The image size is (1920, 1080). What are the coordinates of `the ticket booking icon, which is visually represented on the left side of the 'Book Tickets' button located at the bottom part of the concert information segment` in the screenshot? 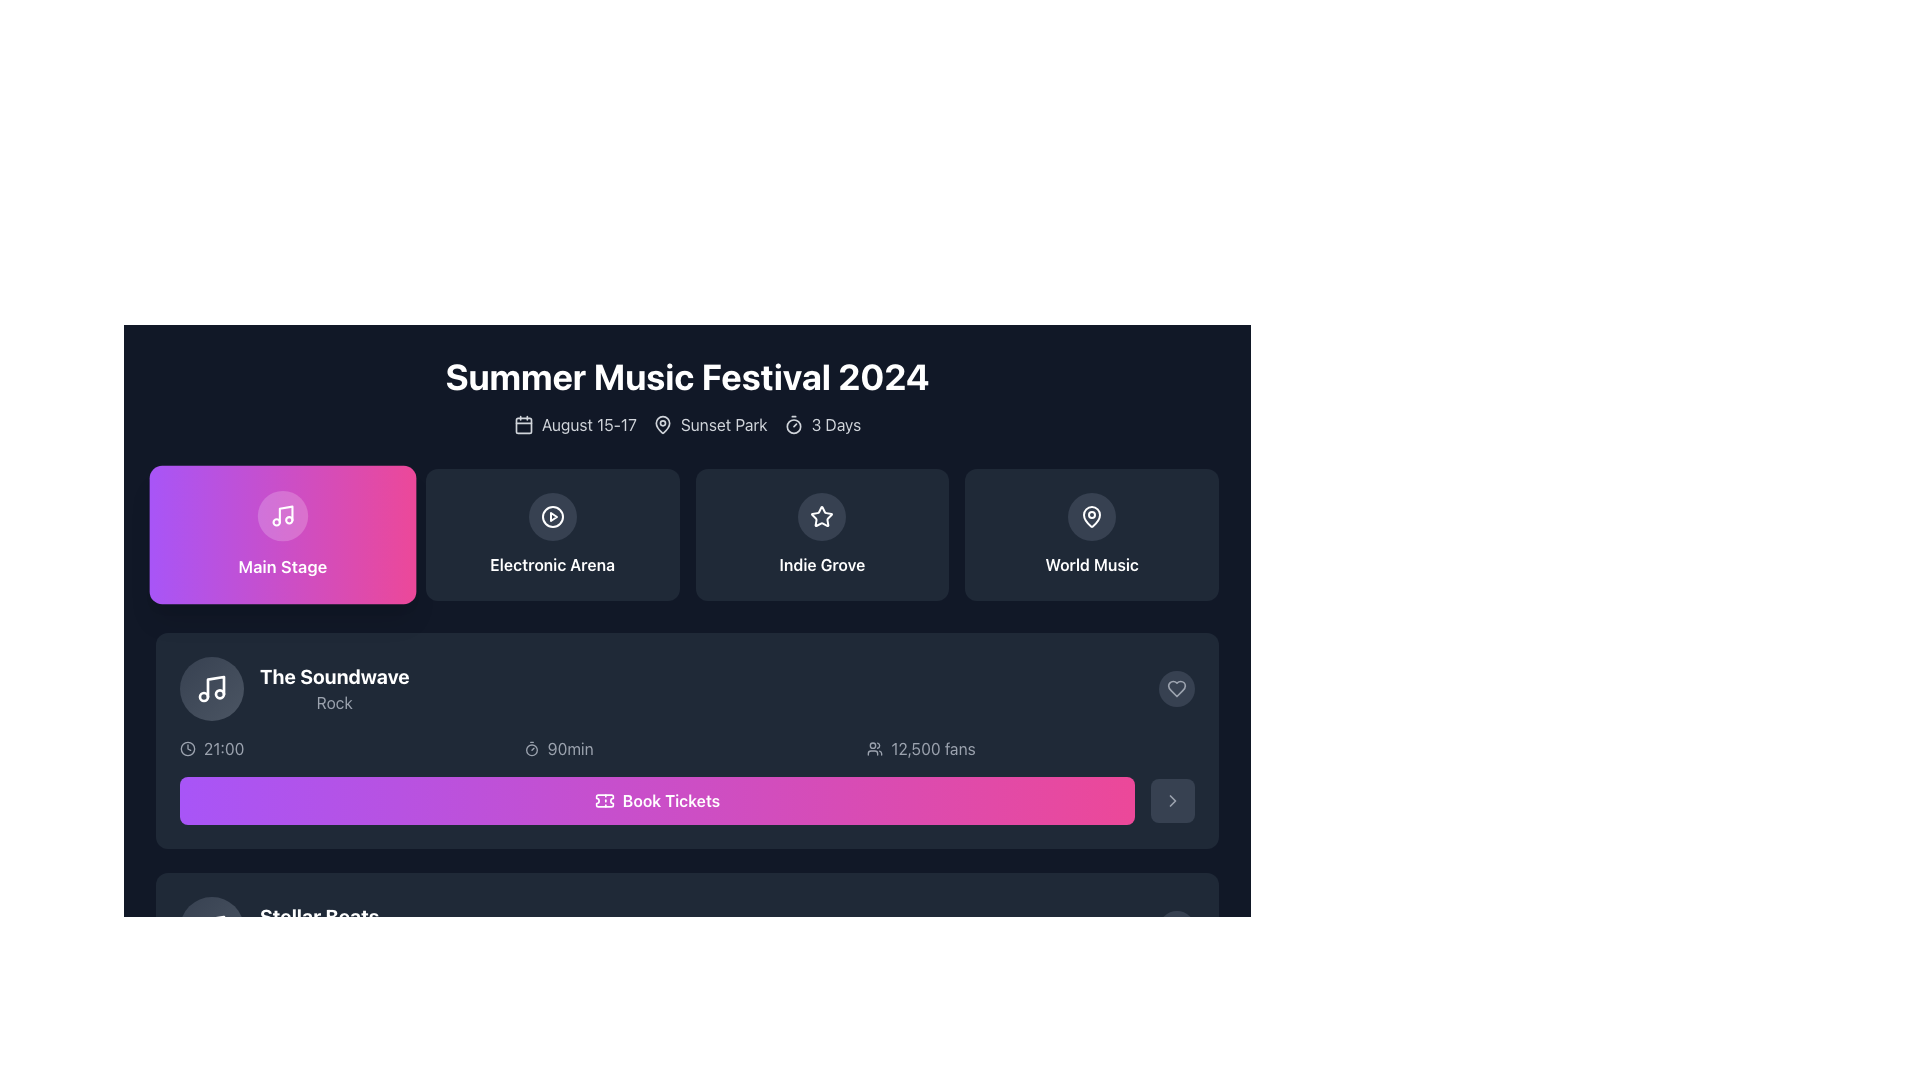 It's located at (603, 800).